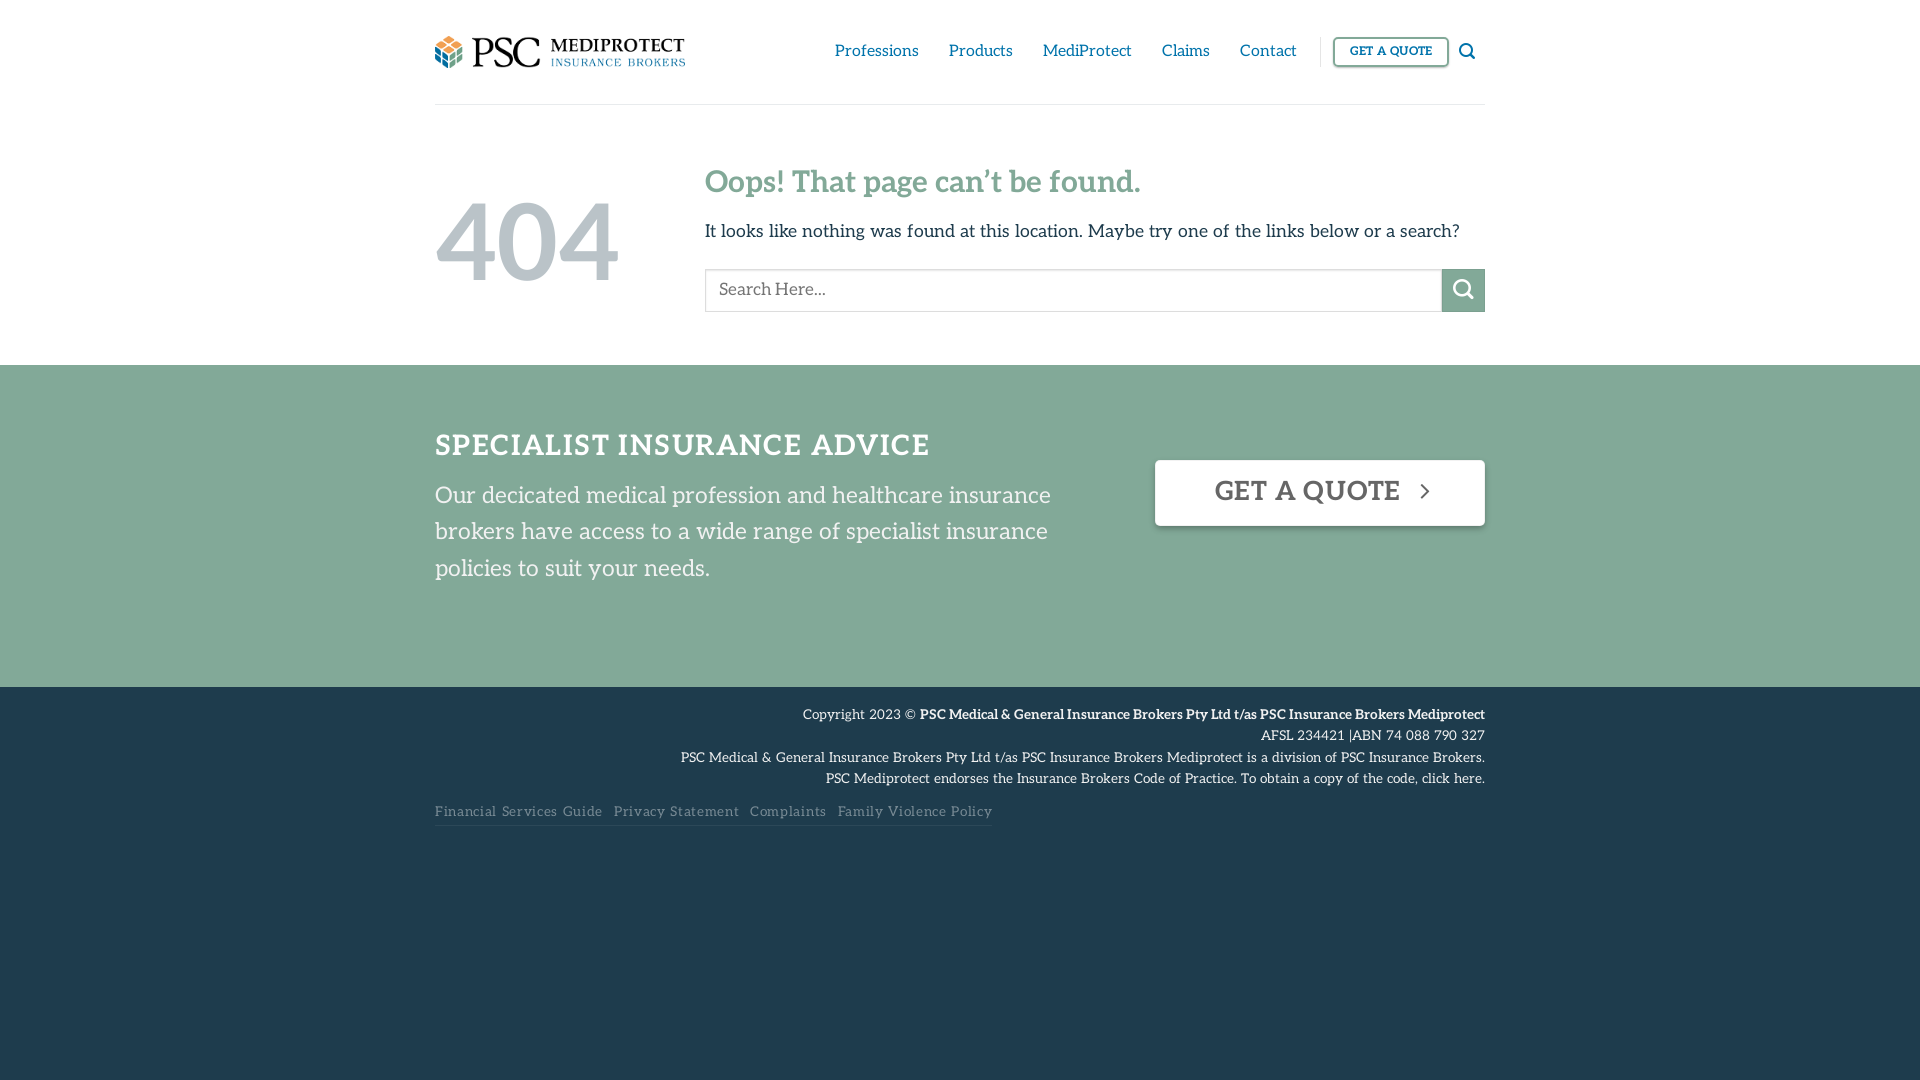 The height and width of the screenshot is (1080, 1920). Describe the element at coordinates (1267, 50) in the screenshot. I see `'Contact'` at that location.